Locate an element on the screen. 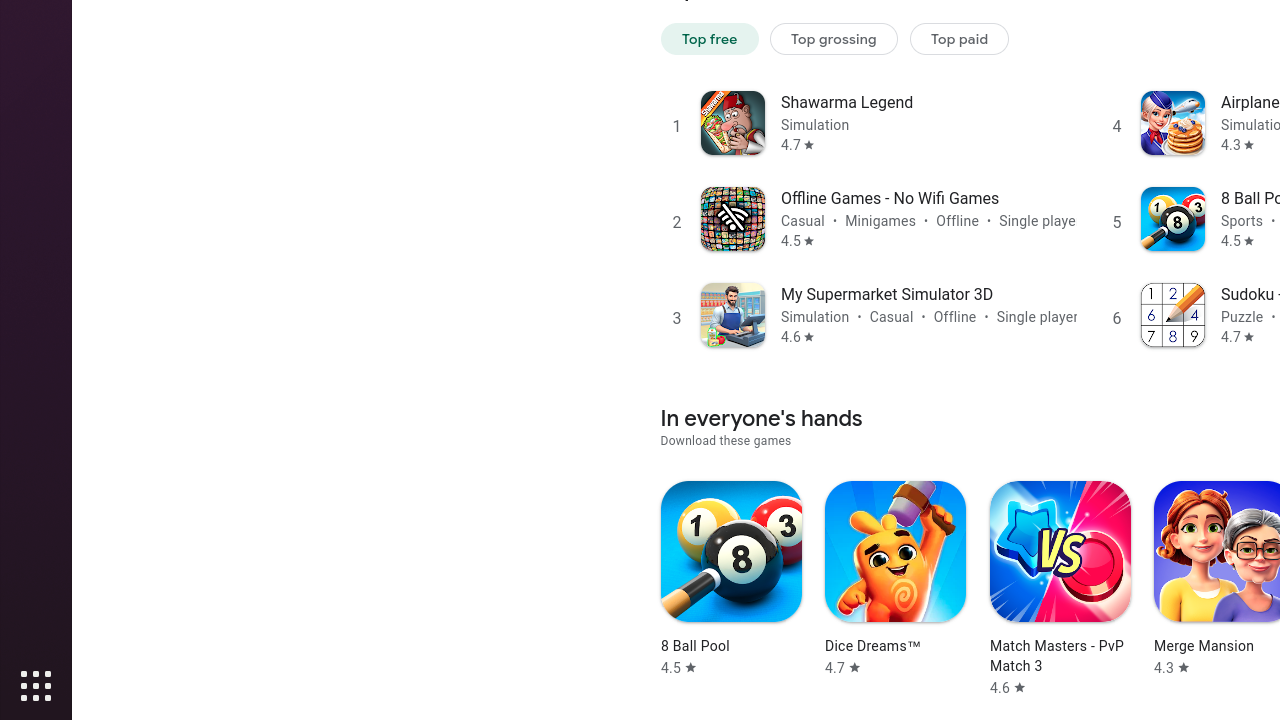  'Dice Dreams™️ Rated 4.7 stars out of five stars' is located at coordinates (894, 579).